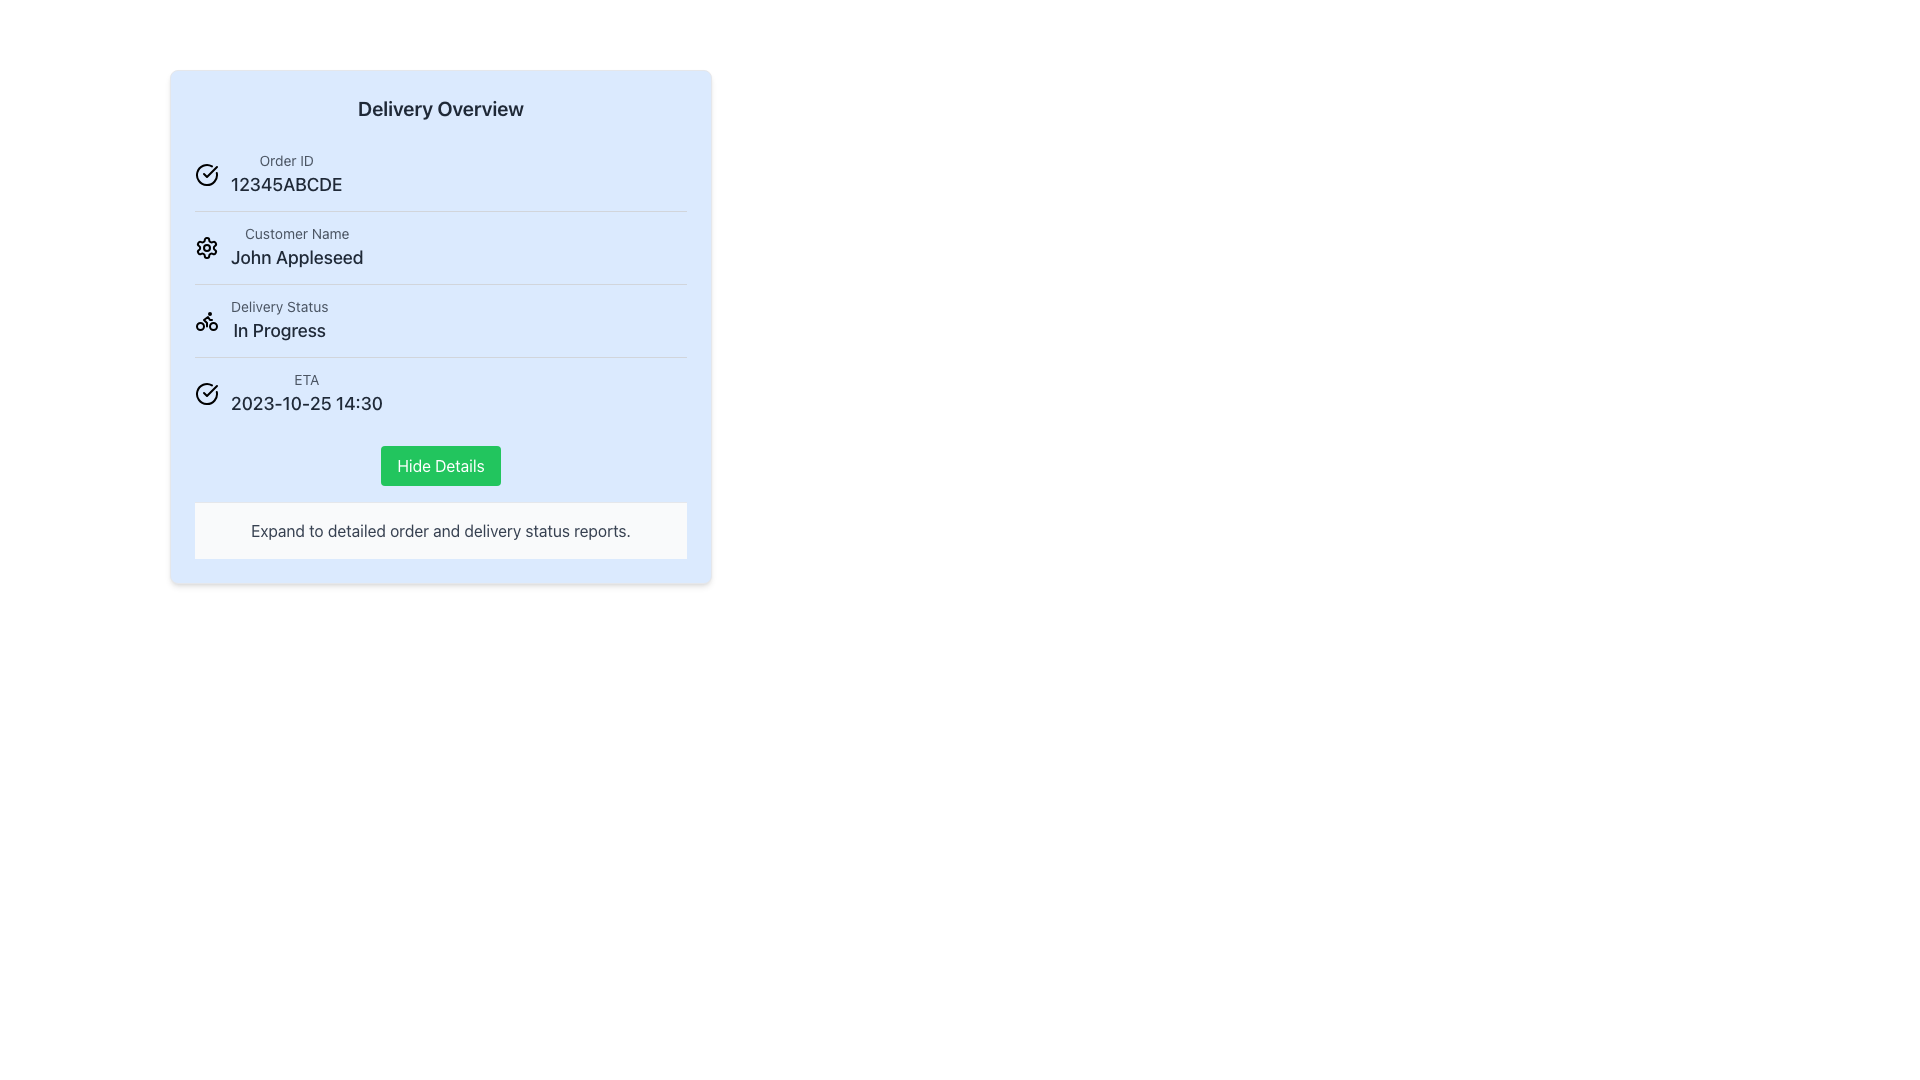 The image size is (1920, 1080). Describe the element at coordinates (278, 307) in the screenshot. I see `the non-interactive text label that serves as a heading for the status information displayed below it, located above the 'ETA' field and below the 'Customer Name' field` at that location.